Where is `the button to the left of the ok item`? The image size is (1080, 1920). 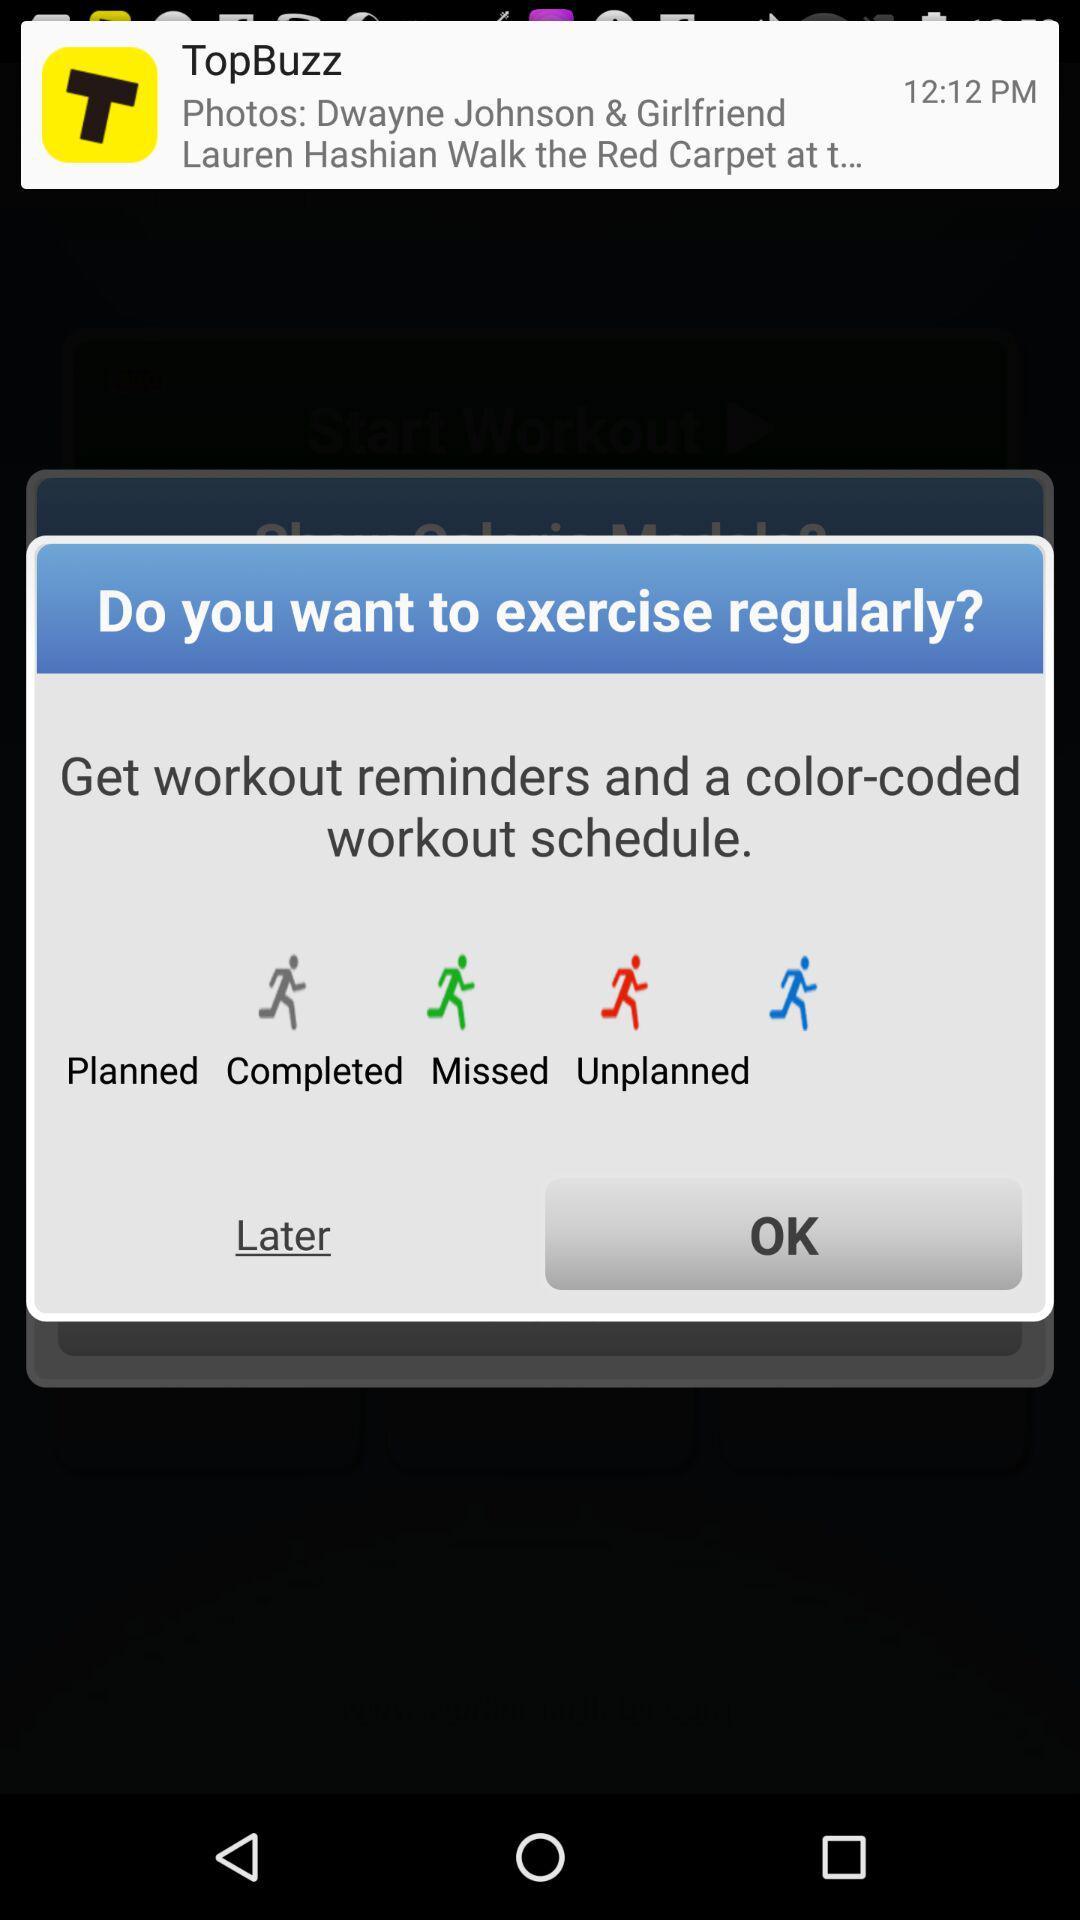
the button to the left of the ok item is located at coordinates (283, 1233).